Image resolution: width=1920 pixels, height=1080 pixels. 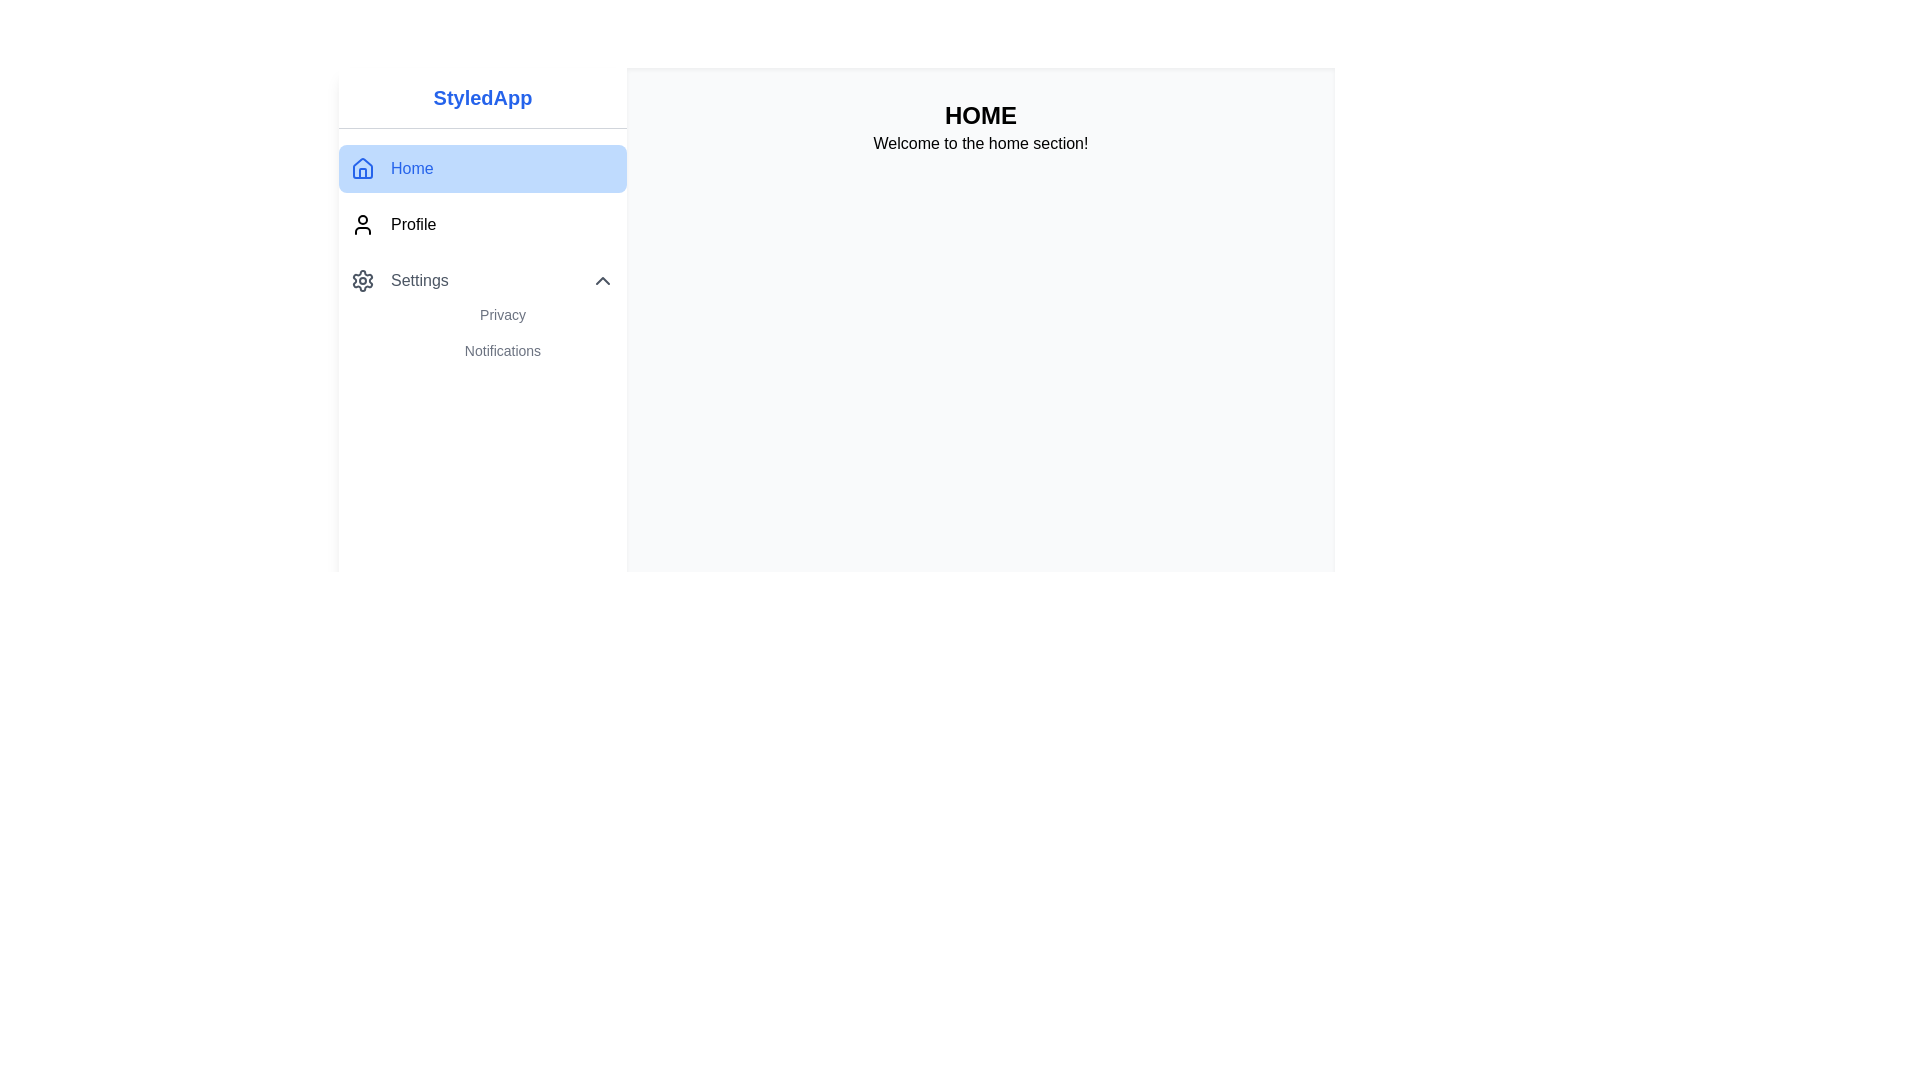 I want to click on the 'Home' navigation icon located at the top of the sidebar menu, which visually represents the 'Home' option, so click(x=363, y=167).